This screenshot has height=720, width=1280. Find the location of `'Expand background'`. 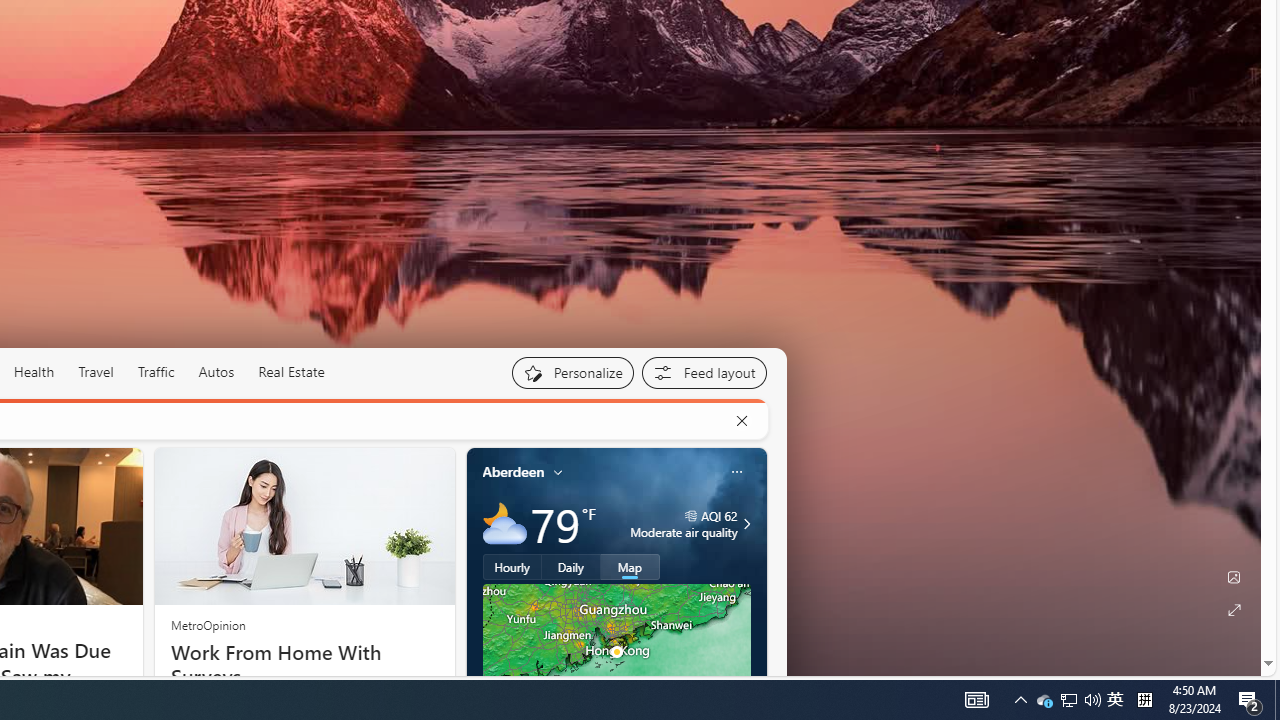

'Expand background' is located at coordinates (1232, 609).